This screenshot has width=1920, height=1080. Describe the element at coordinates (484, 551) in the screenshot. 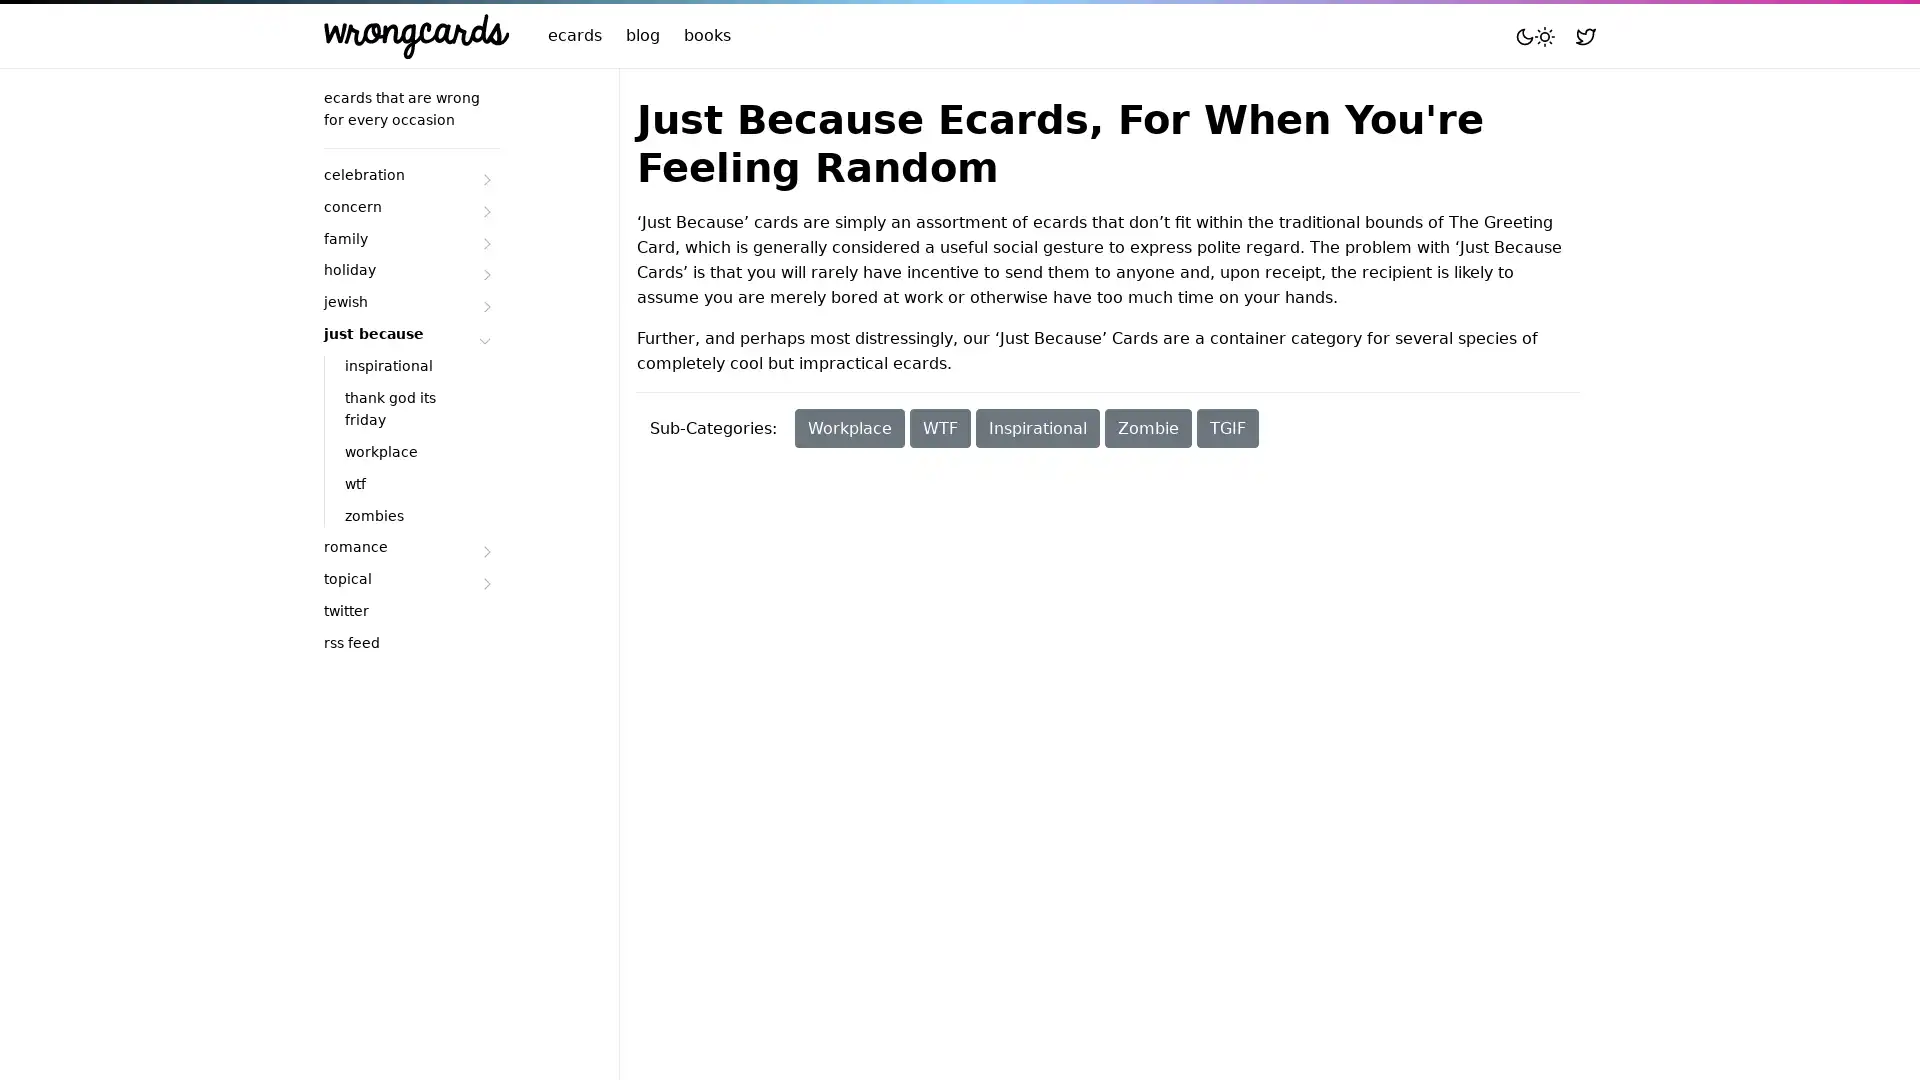

I see `Submenu` at that location.